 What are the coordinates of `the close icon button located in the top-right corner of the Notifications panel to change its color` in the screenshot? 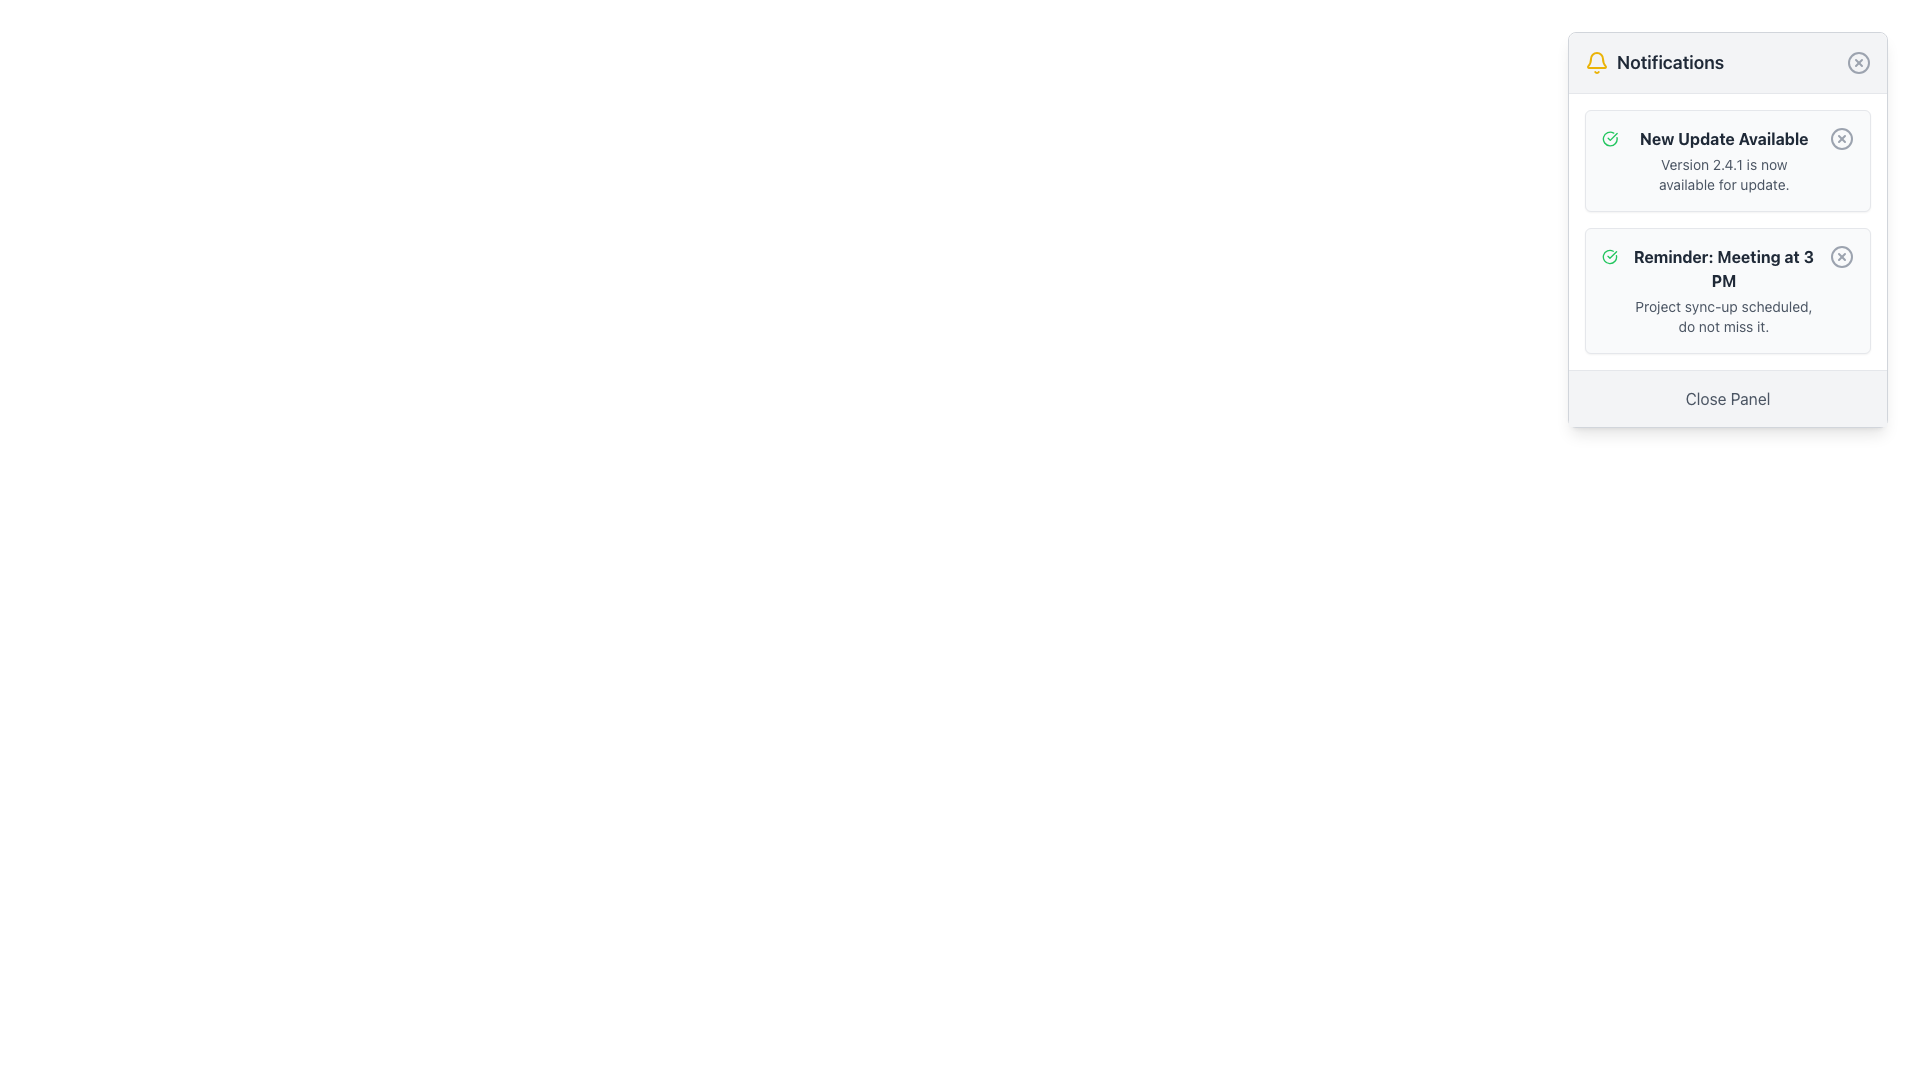 It's located at (1857, 61).